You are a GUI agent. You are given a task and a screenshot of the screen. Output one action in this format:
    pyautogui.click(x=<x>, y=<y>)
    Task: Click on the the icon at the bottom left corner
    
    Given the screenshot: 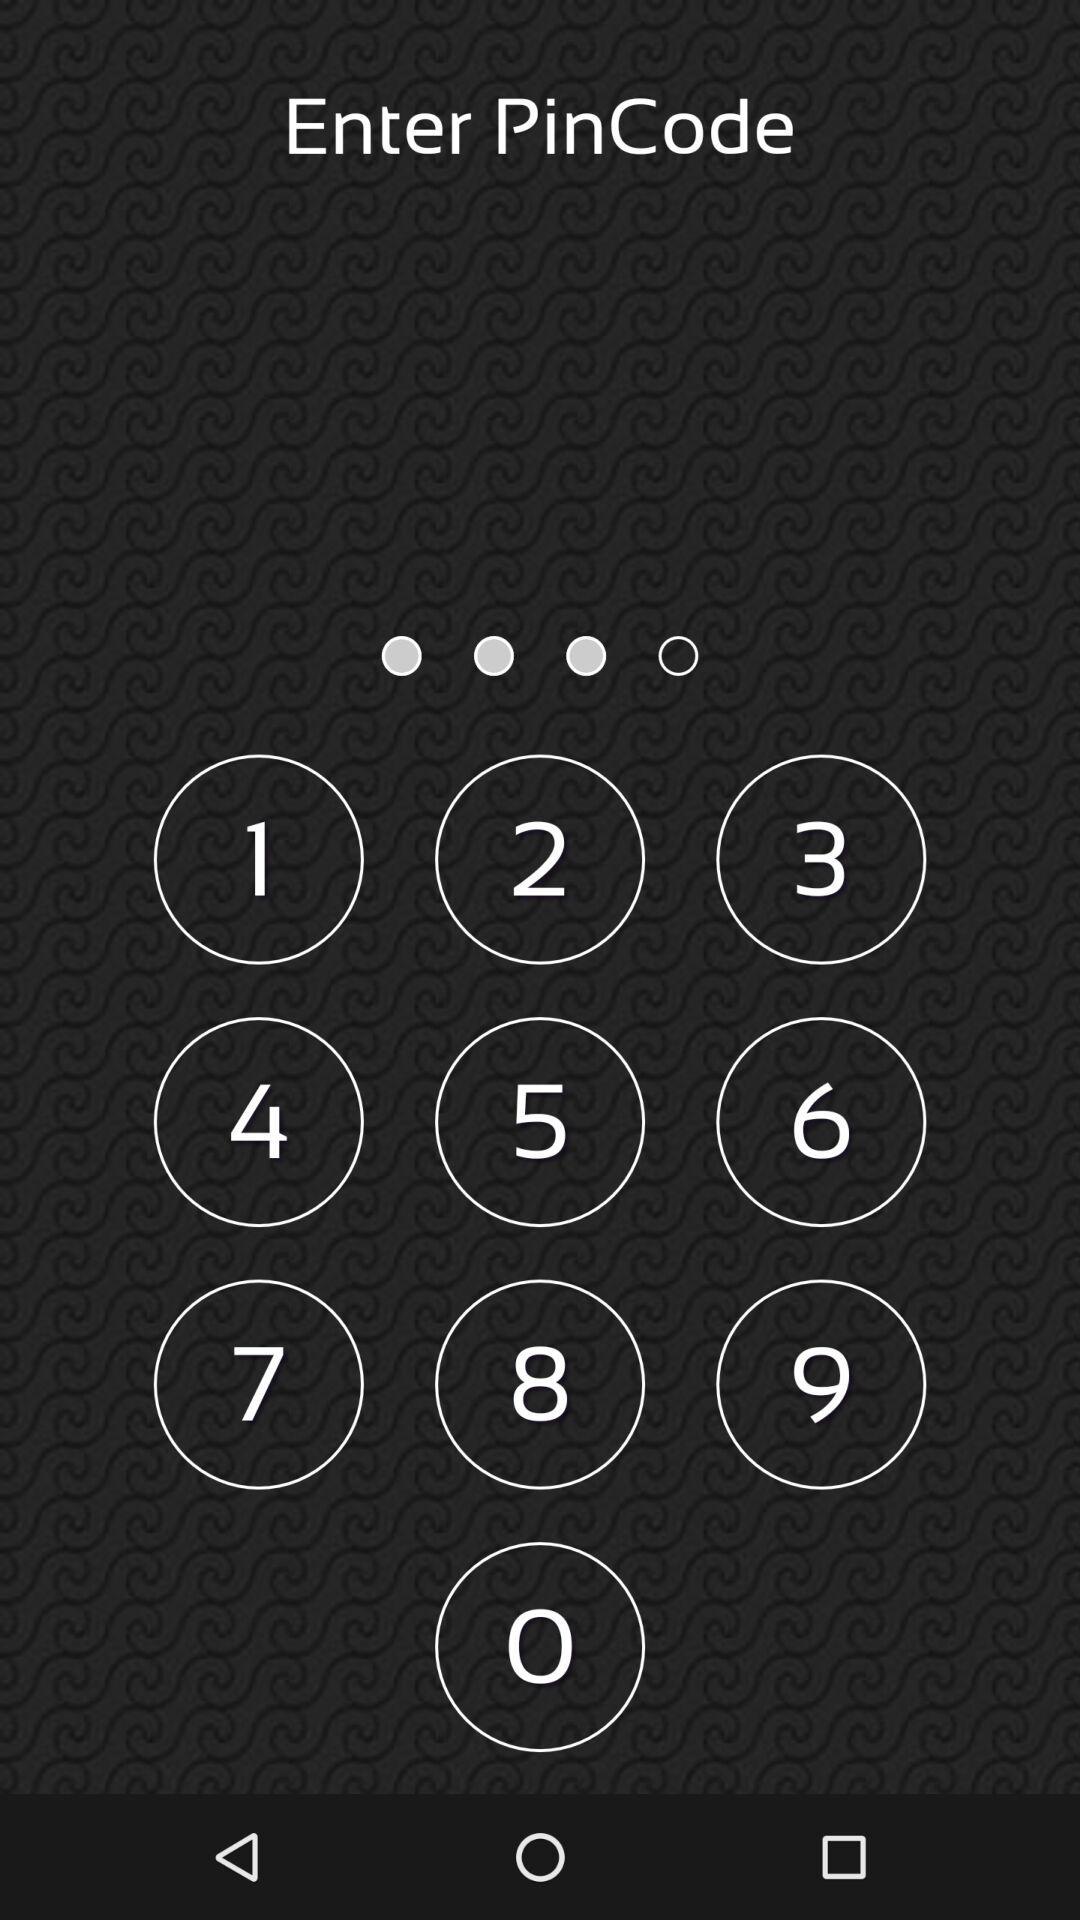 What is the action you would take?
    pyautogui.click(x=257, y=1383)
    